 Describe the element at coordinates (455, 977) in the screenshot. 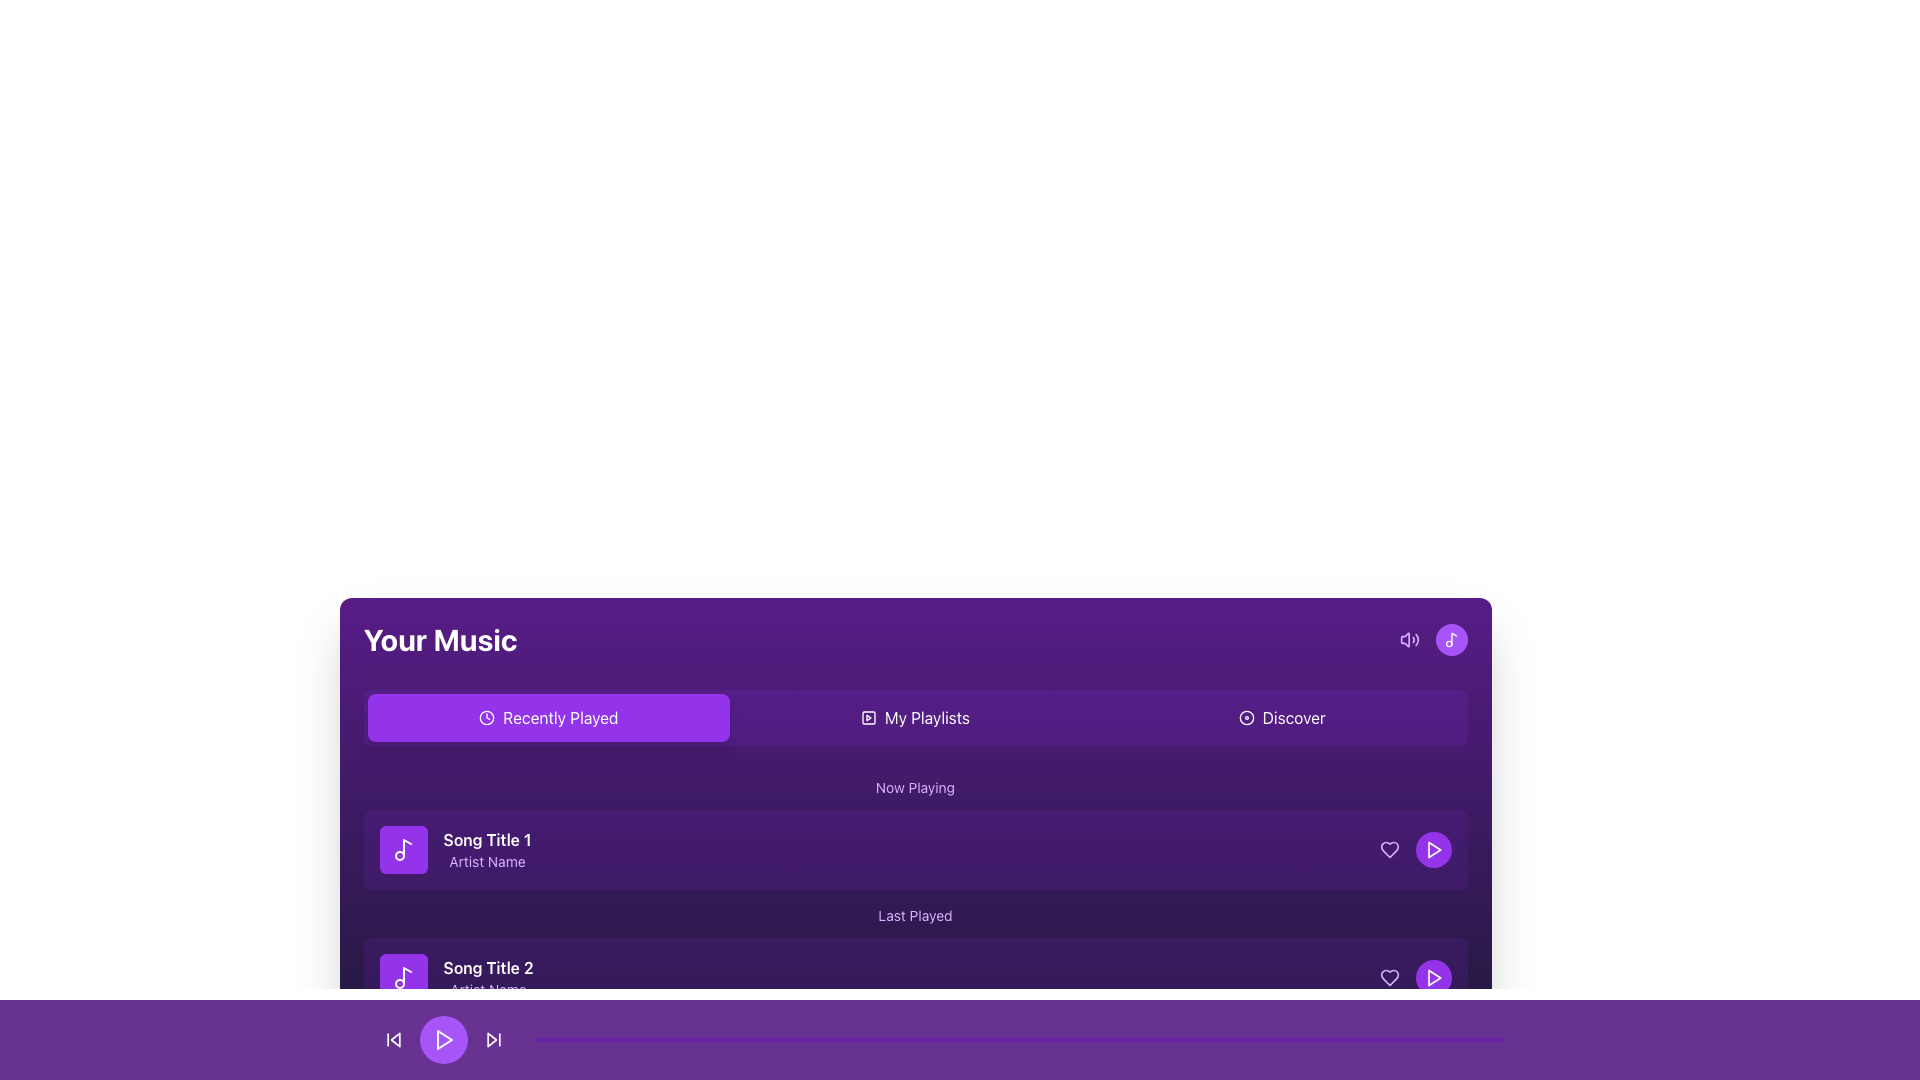

I see `the second music entry in the 'Your Music' list, which features a purple square with a musical note icon` at that location.